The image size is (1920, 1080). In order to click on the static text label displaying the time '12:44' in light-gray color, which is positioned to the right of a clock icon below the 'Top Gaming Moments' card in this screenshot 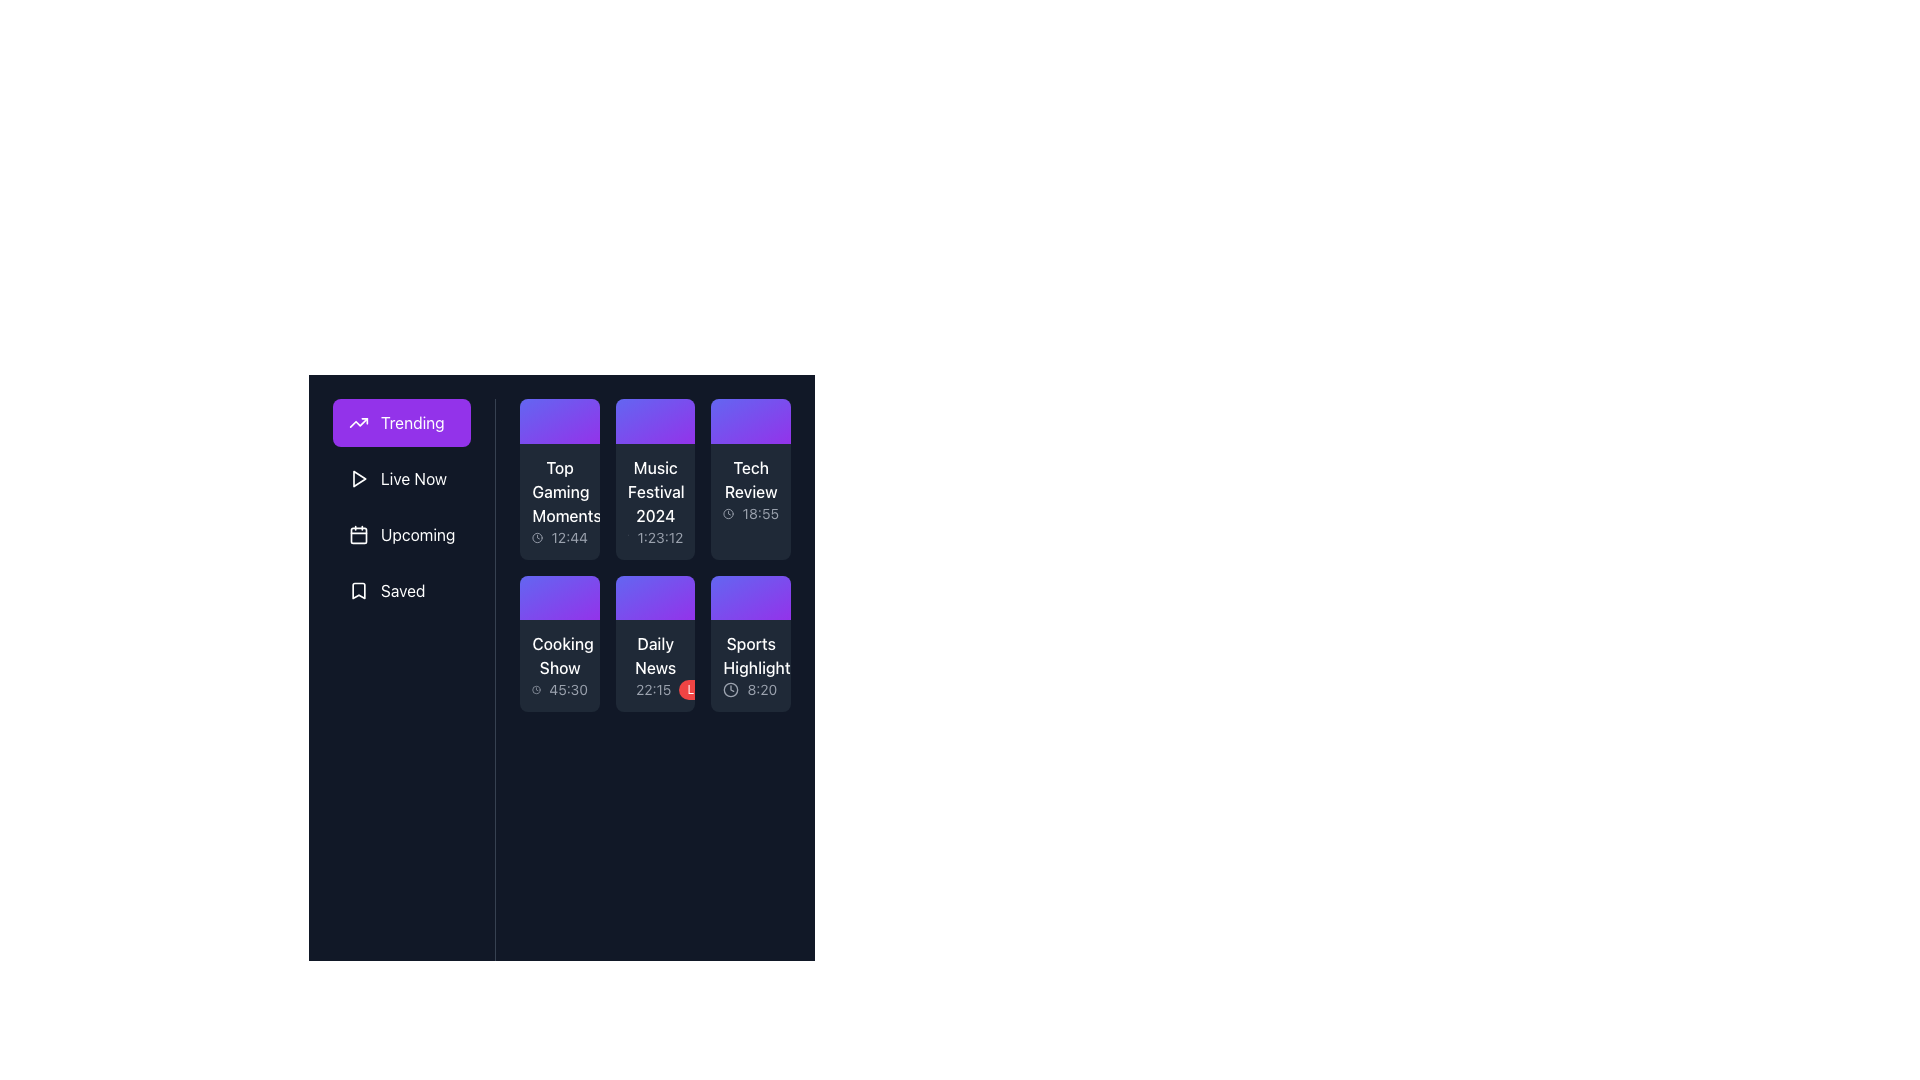, I will do `click(568, 536)`.